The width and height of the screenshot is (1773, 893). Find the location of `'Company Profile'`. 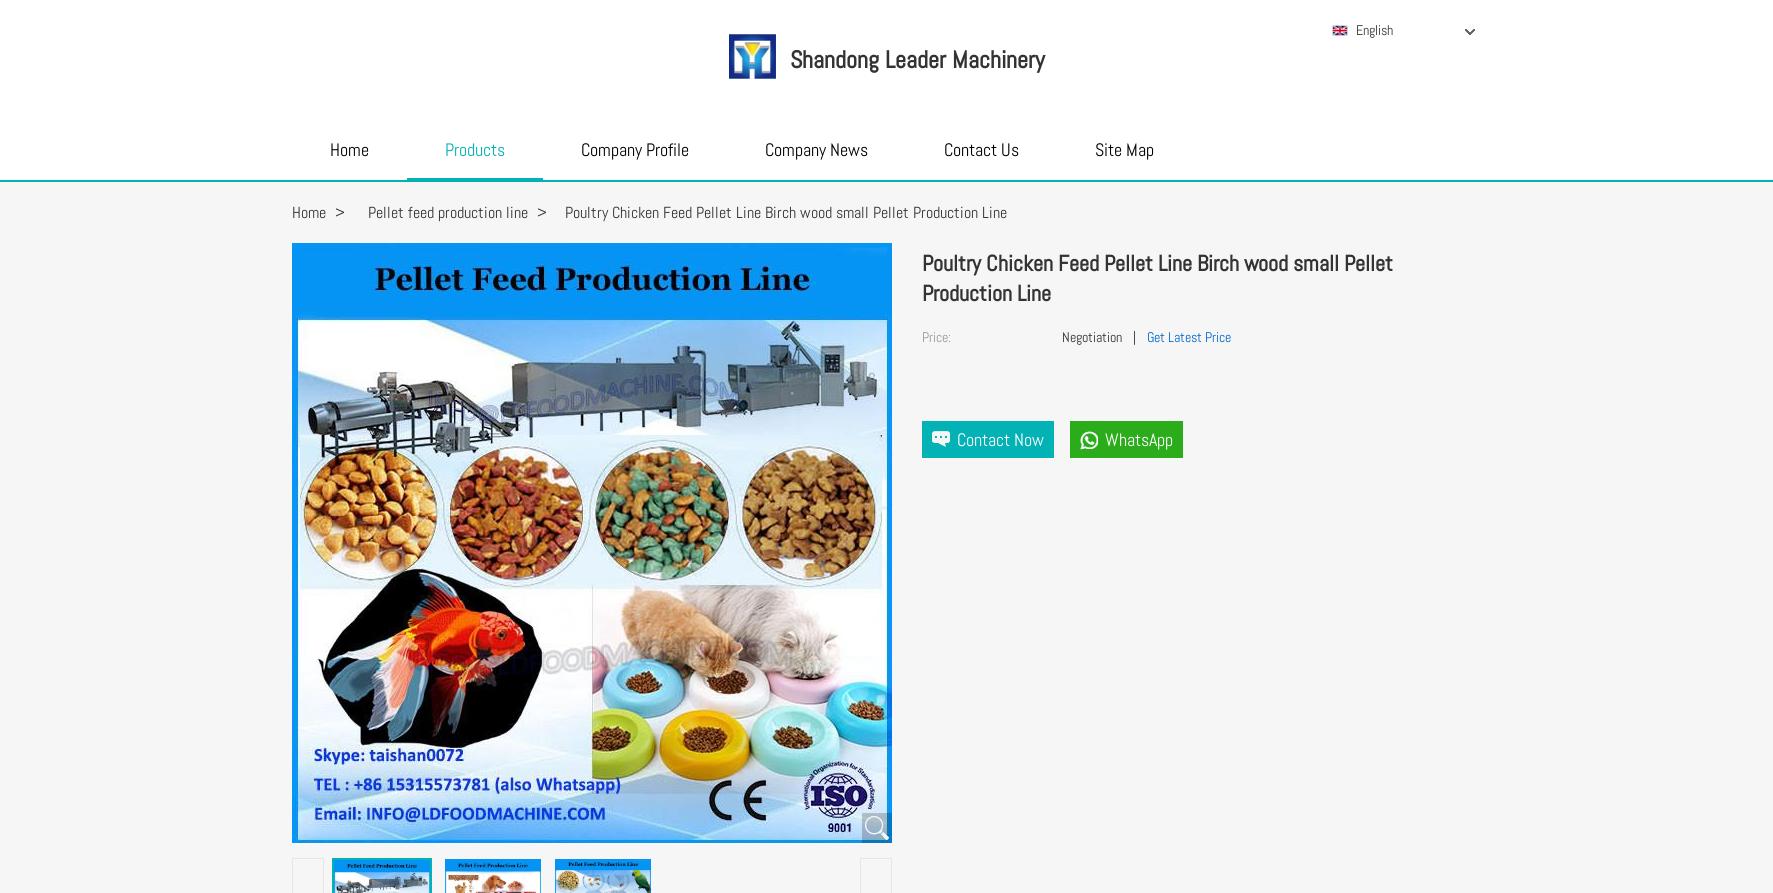

'Company Profile' is located at coordinates (579, 149).